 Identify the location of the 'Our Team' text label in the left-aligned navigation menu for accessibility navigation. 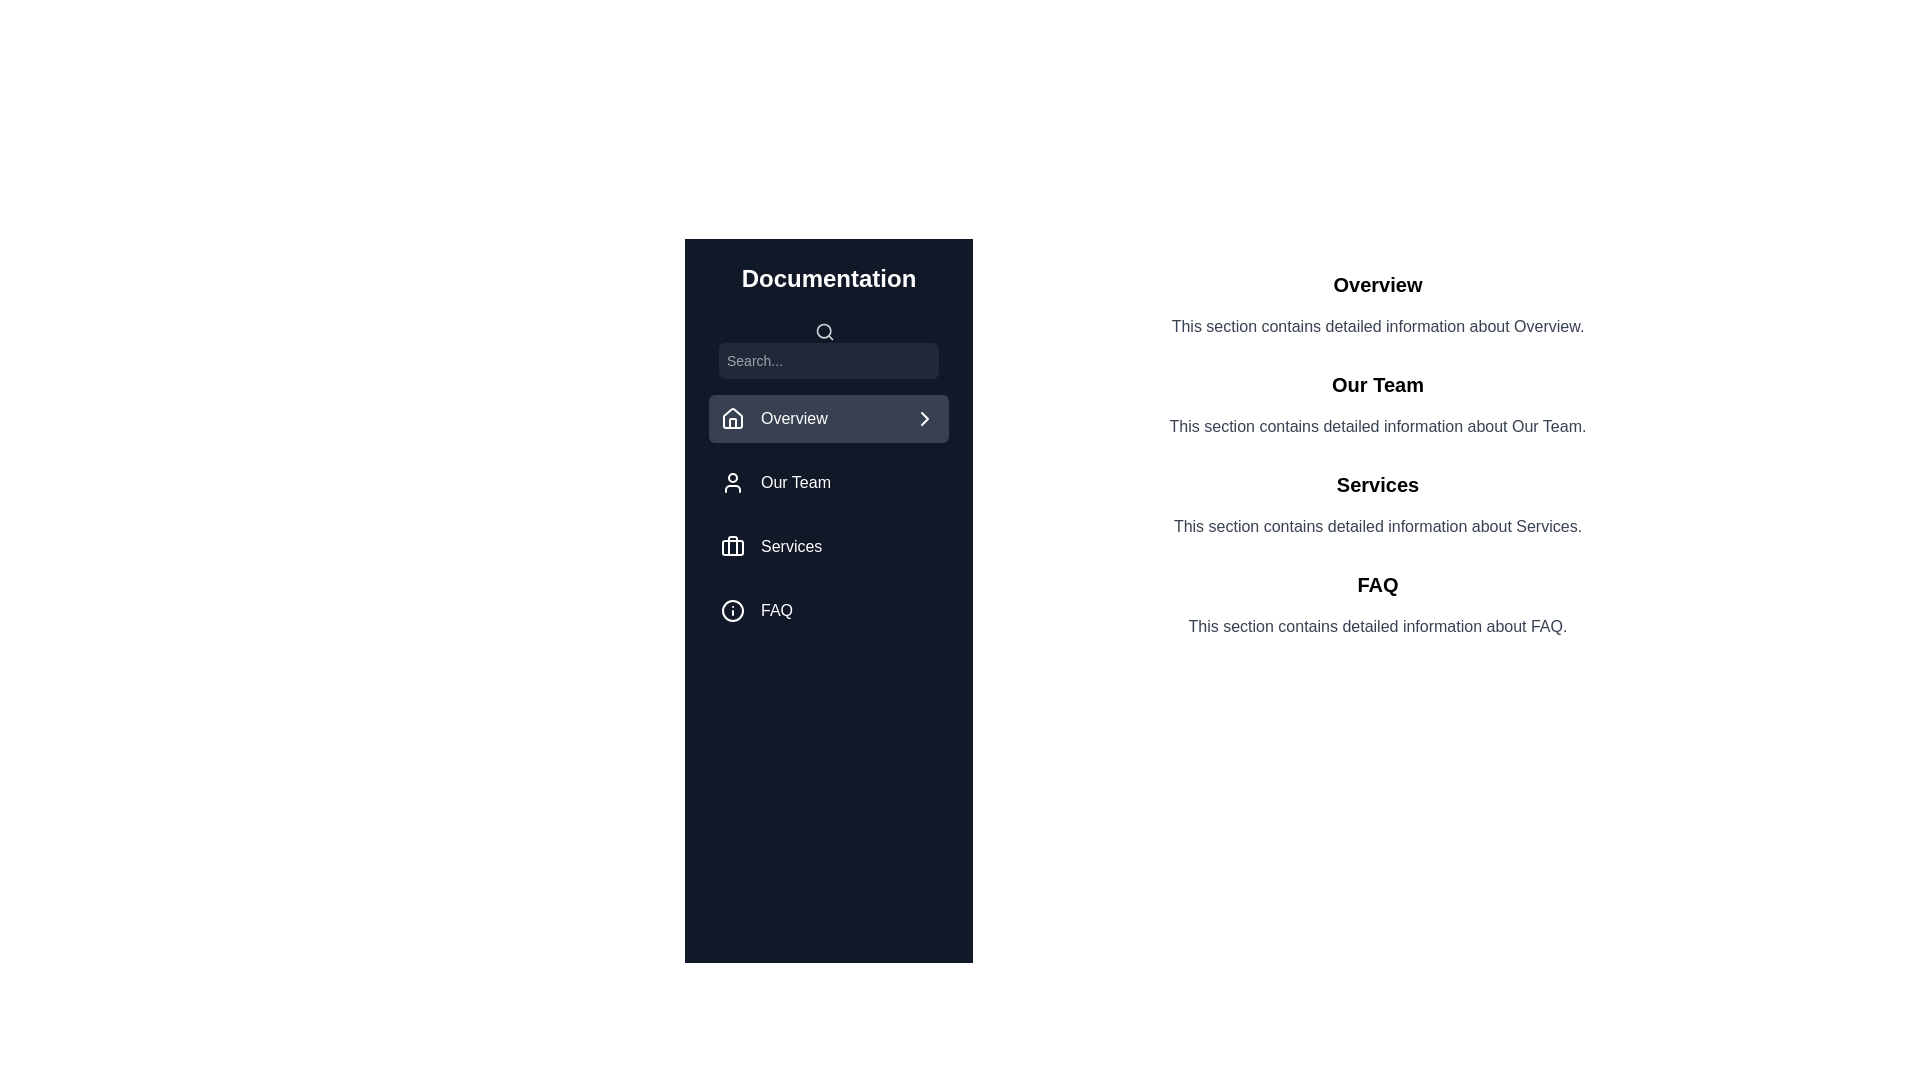
(795, 482).